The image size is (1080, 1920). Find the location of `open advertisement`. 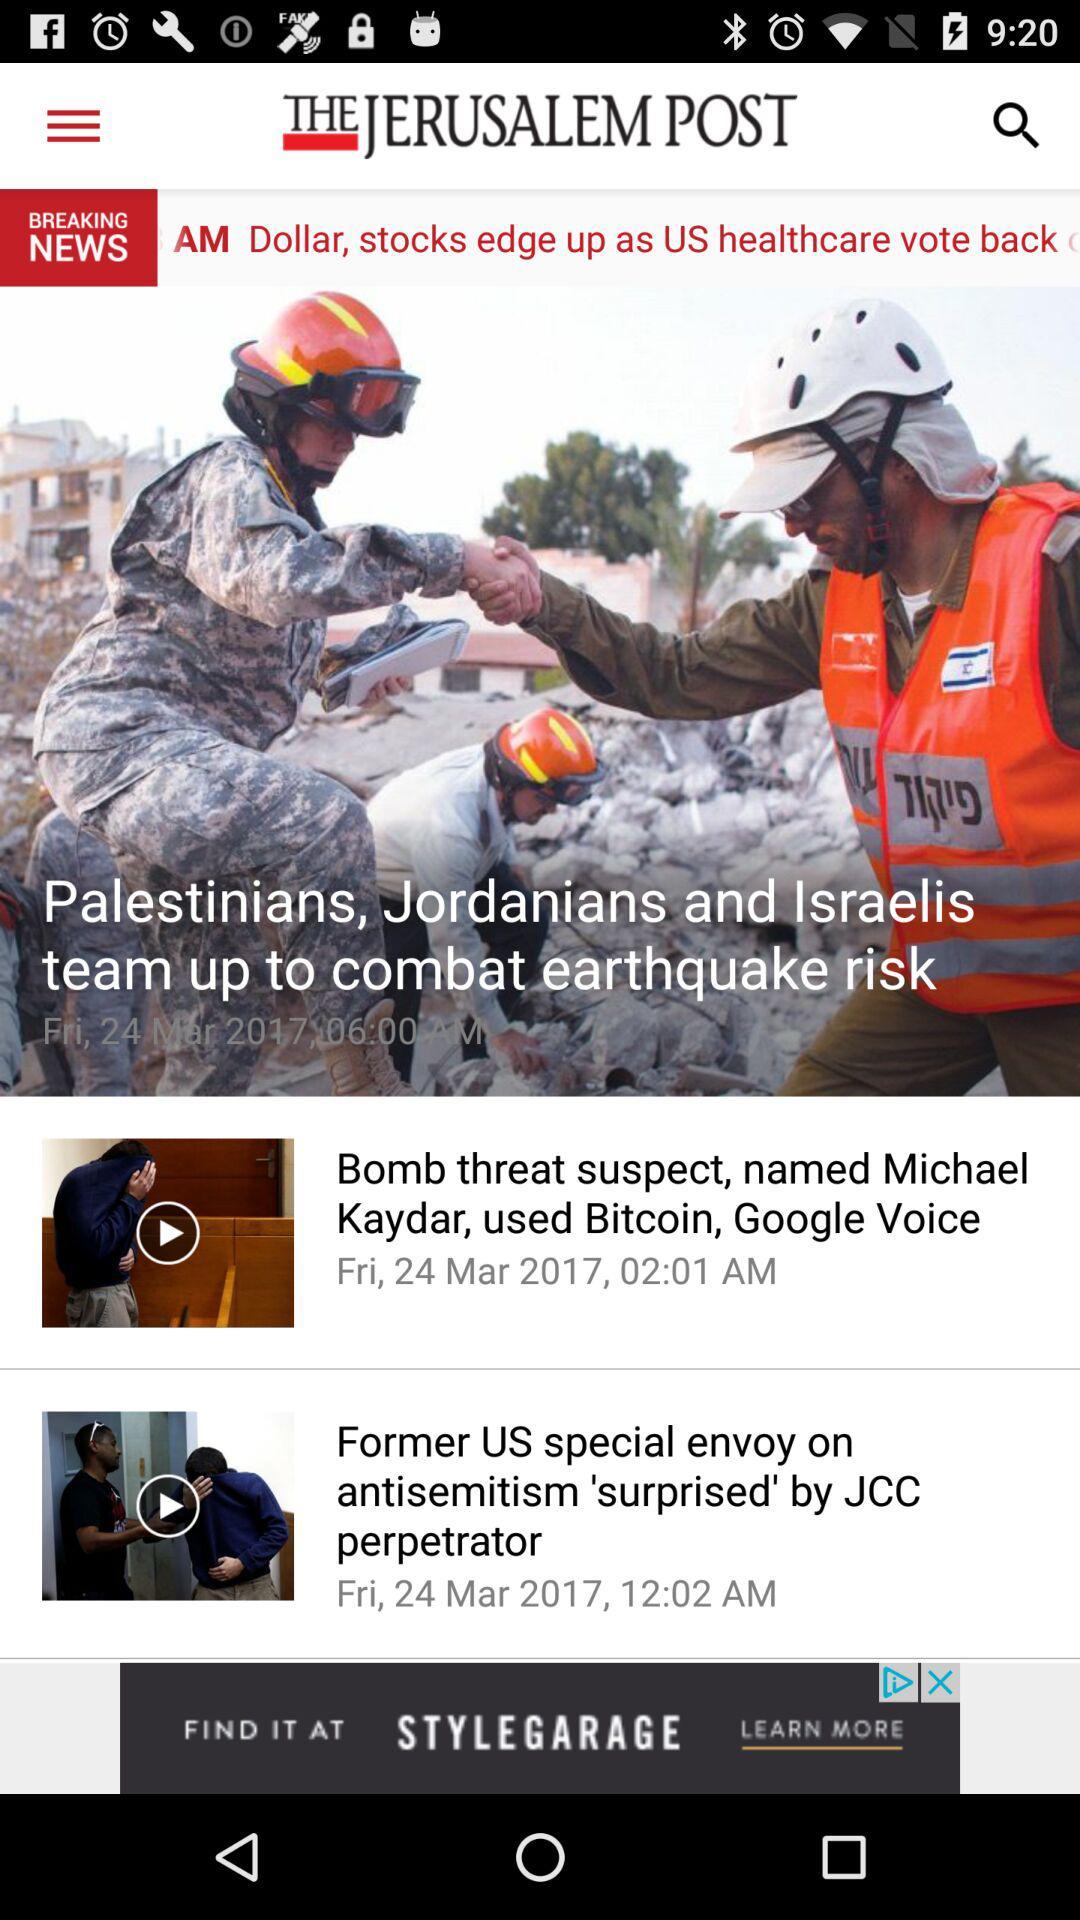

open advertisement is located at coordinates (540, 1727).